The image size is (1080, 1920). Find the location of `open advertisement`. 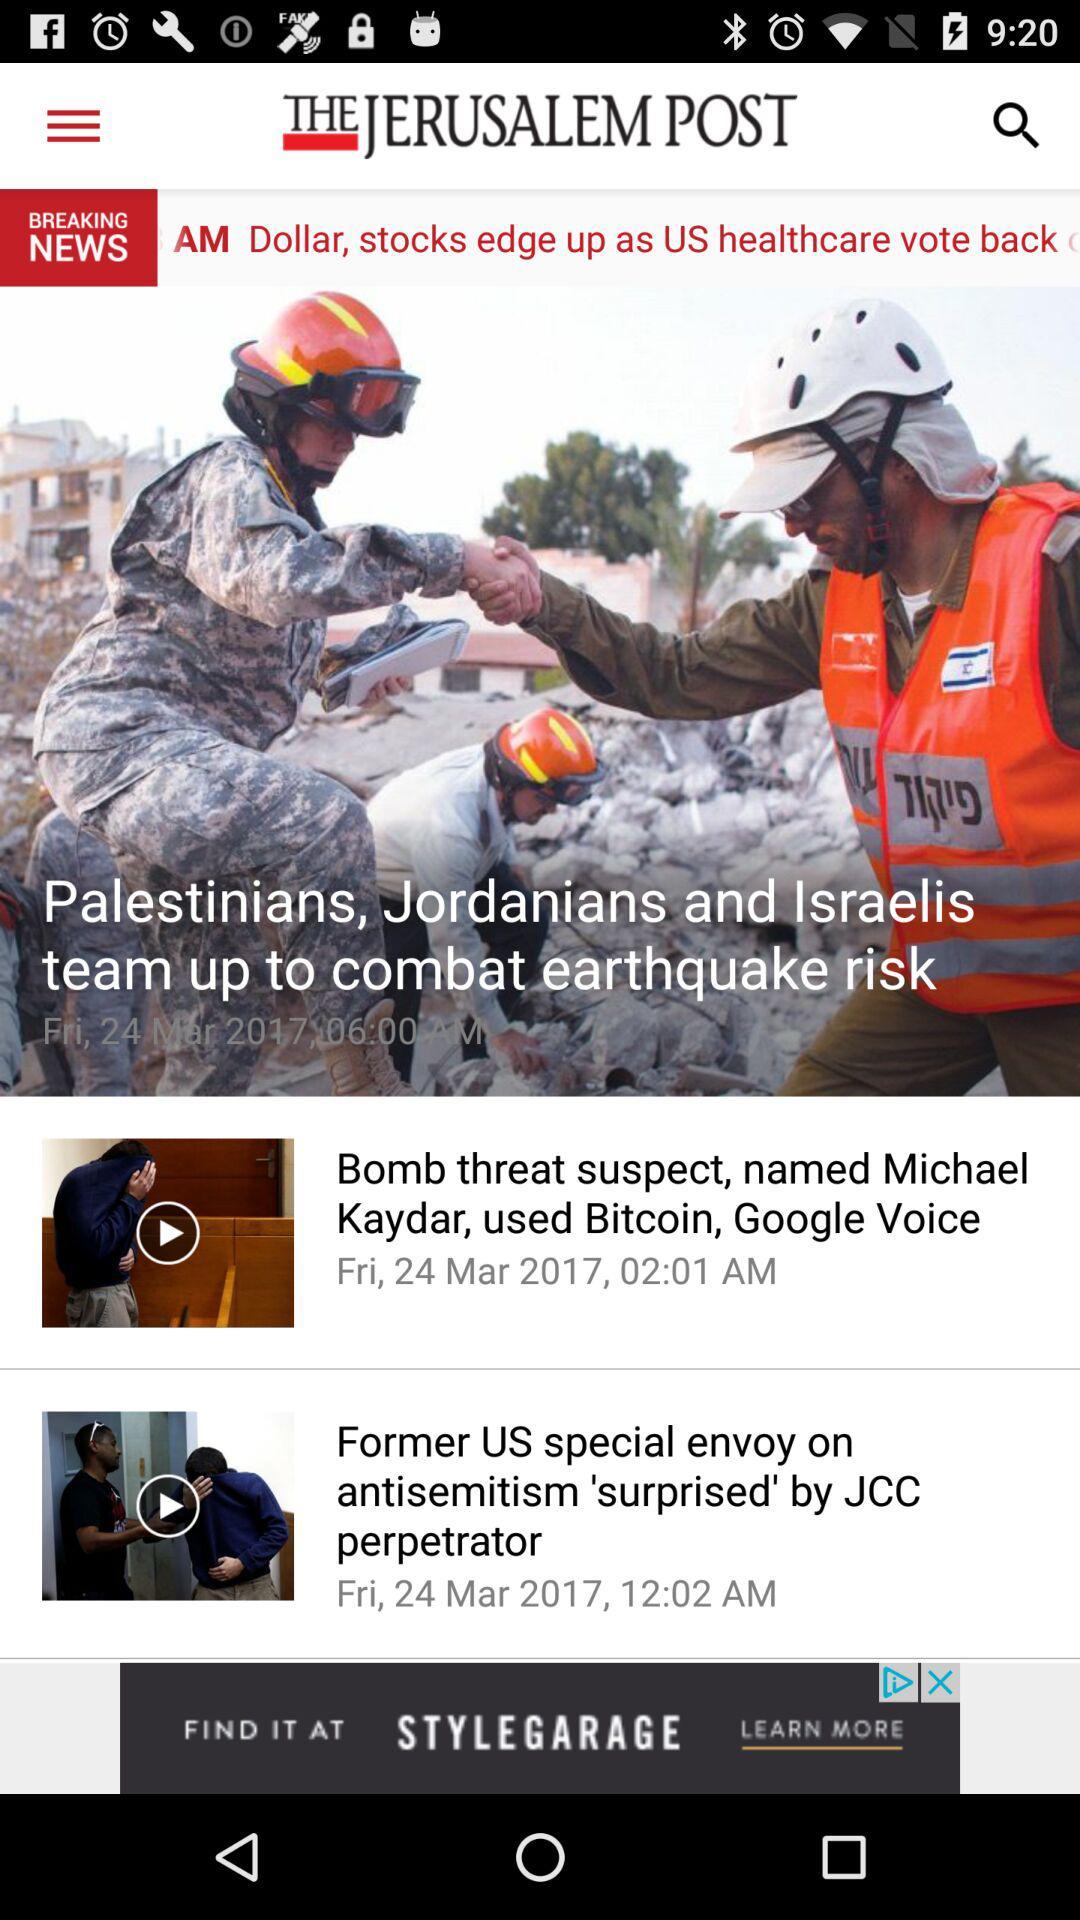

open advertisement is located at coordinates (540, 1727).